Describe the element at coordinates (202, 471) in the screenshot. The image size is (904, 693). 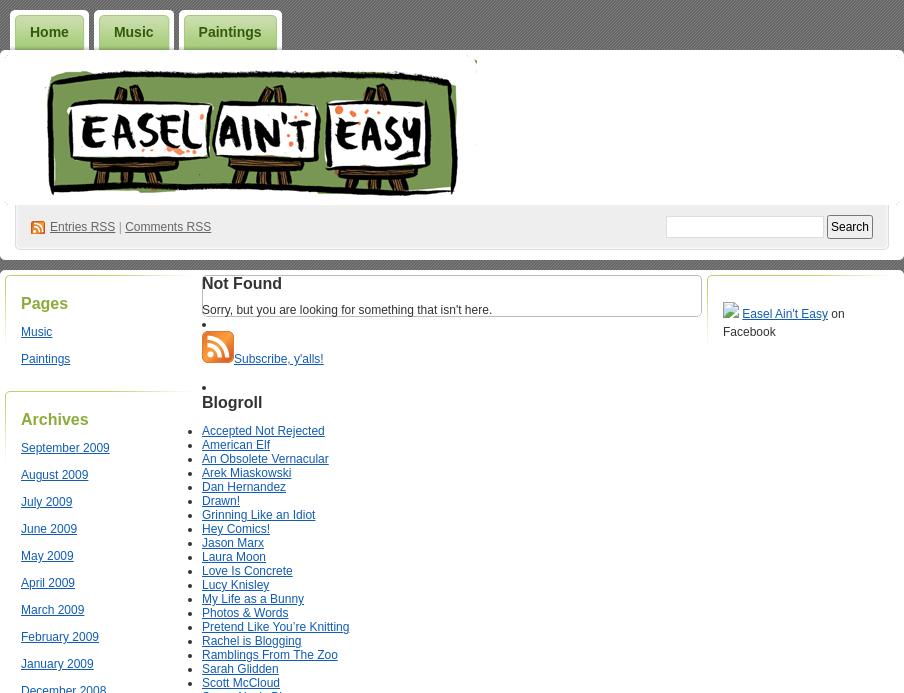
I see `'Arek Miaskowski'` at that location.